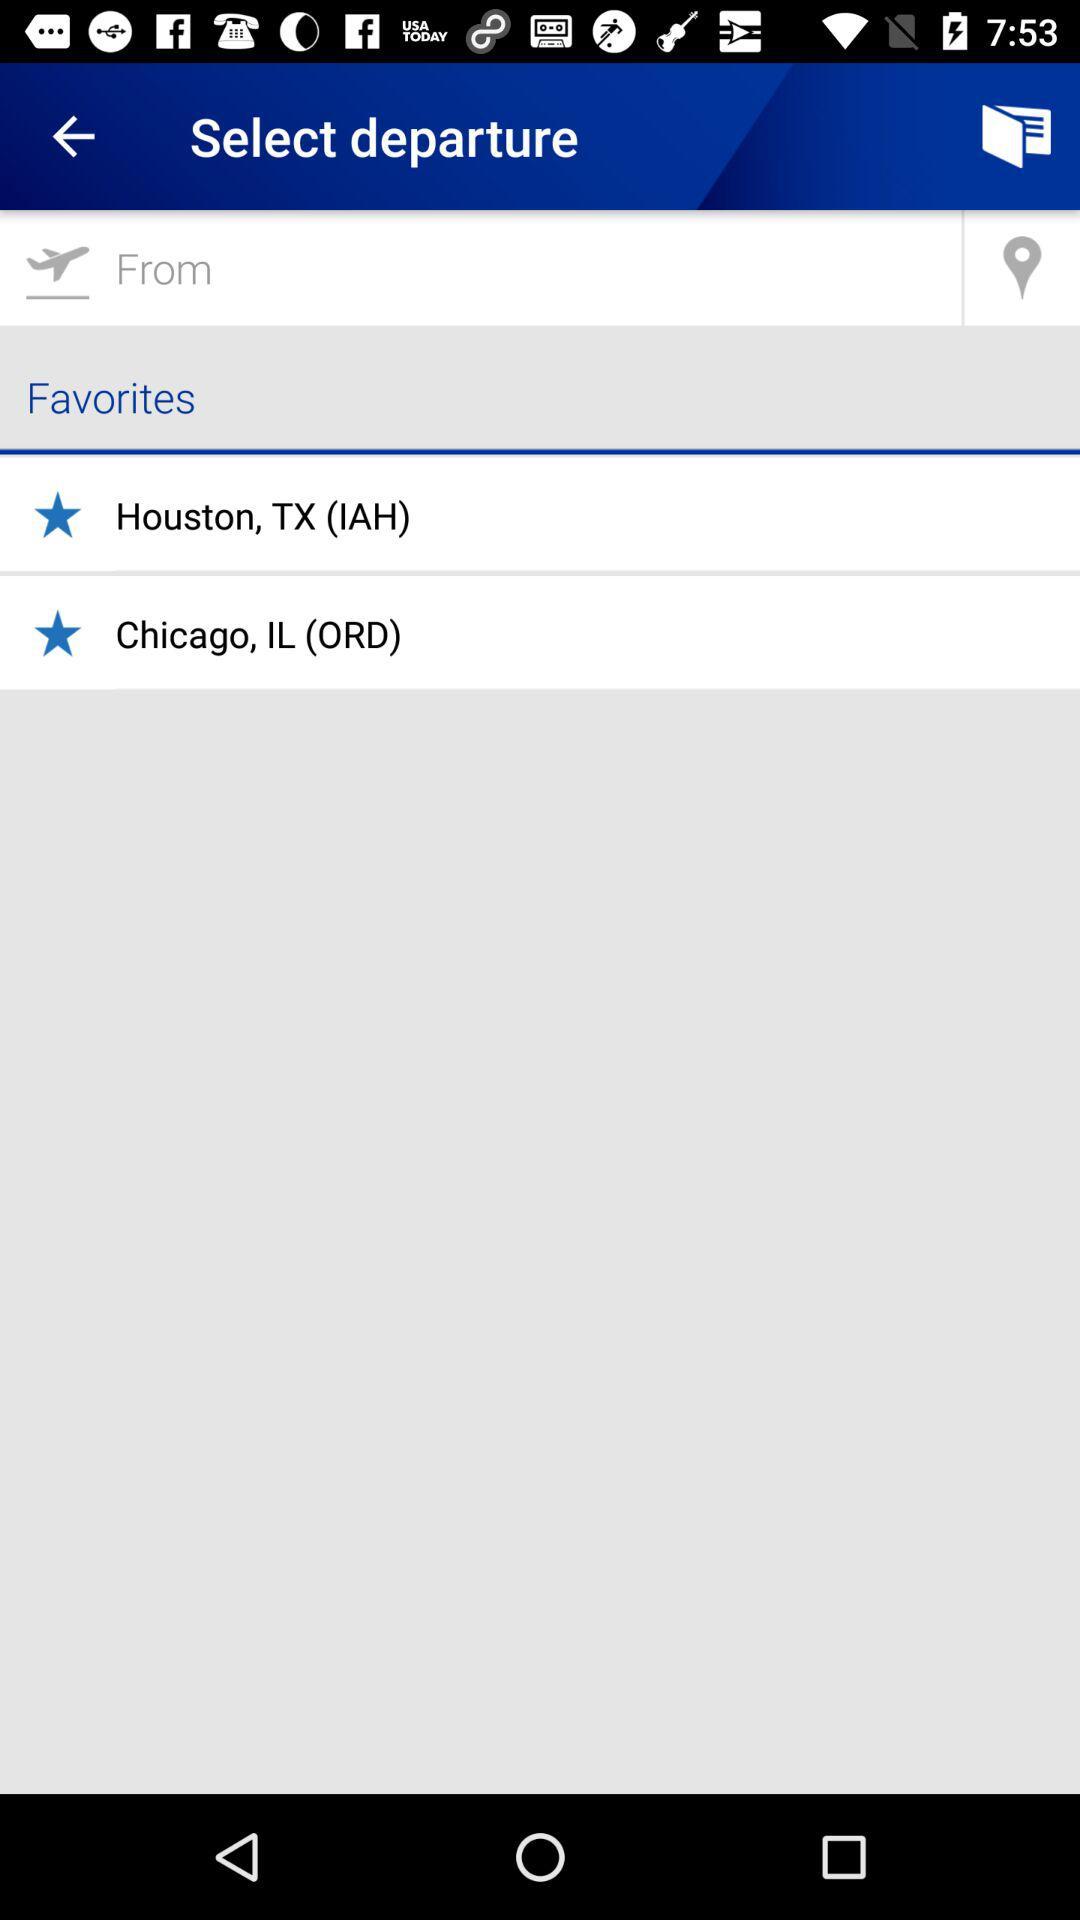  What do you see at coordinates (257, 632) in the screenshot?
I see `the chicago, il (ord) icon` at bounding box center [257, 632].